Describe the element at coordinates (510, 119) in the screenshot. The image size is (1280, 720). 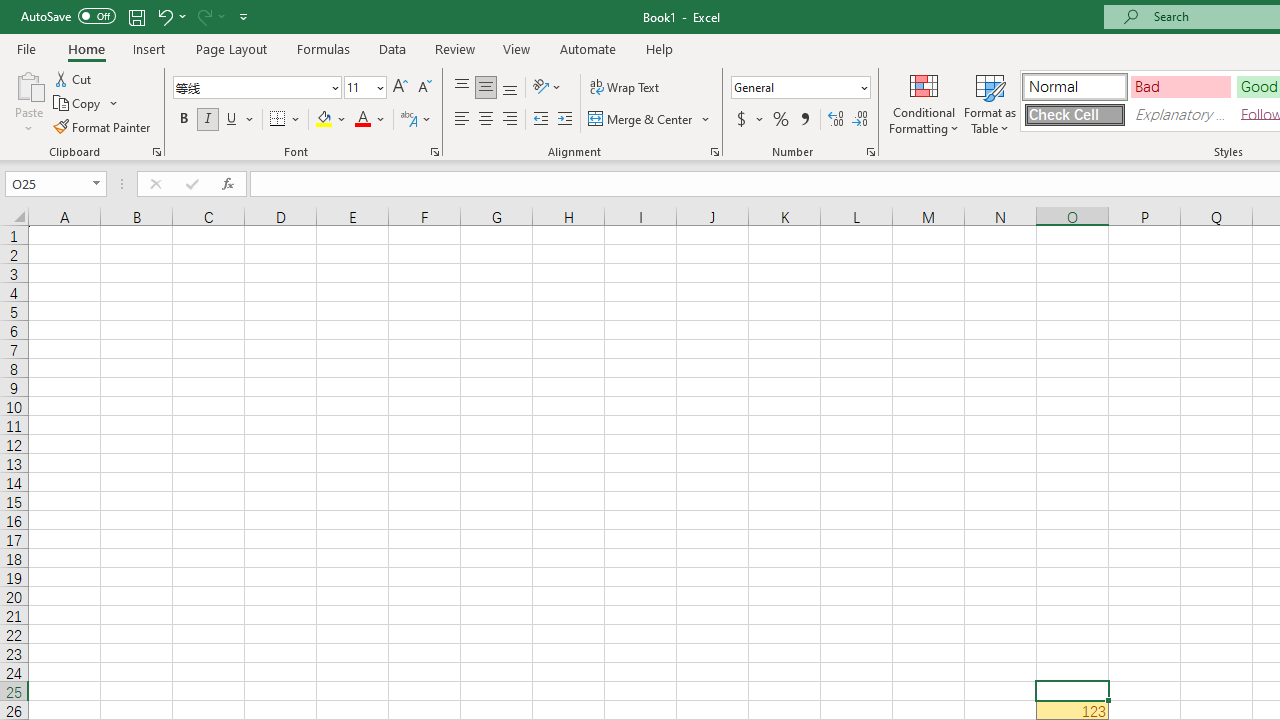
I see `'Align Right'` at that location.